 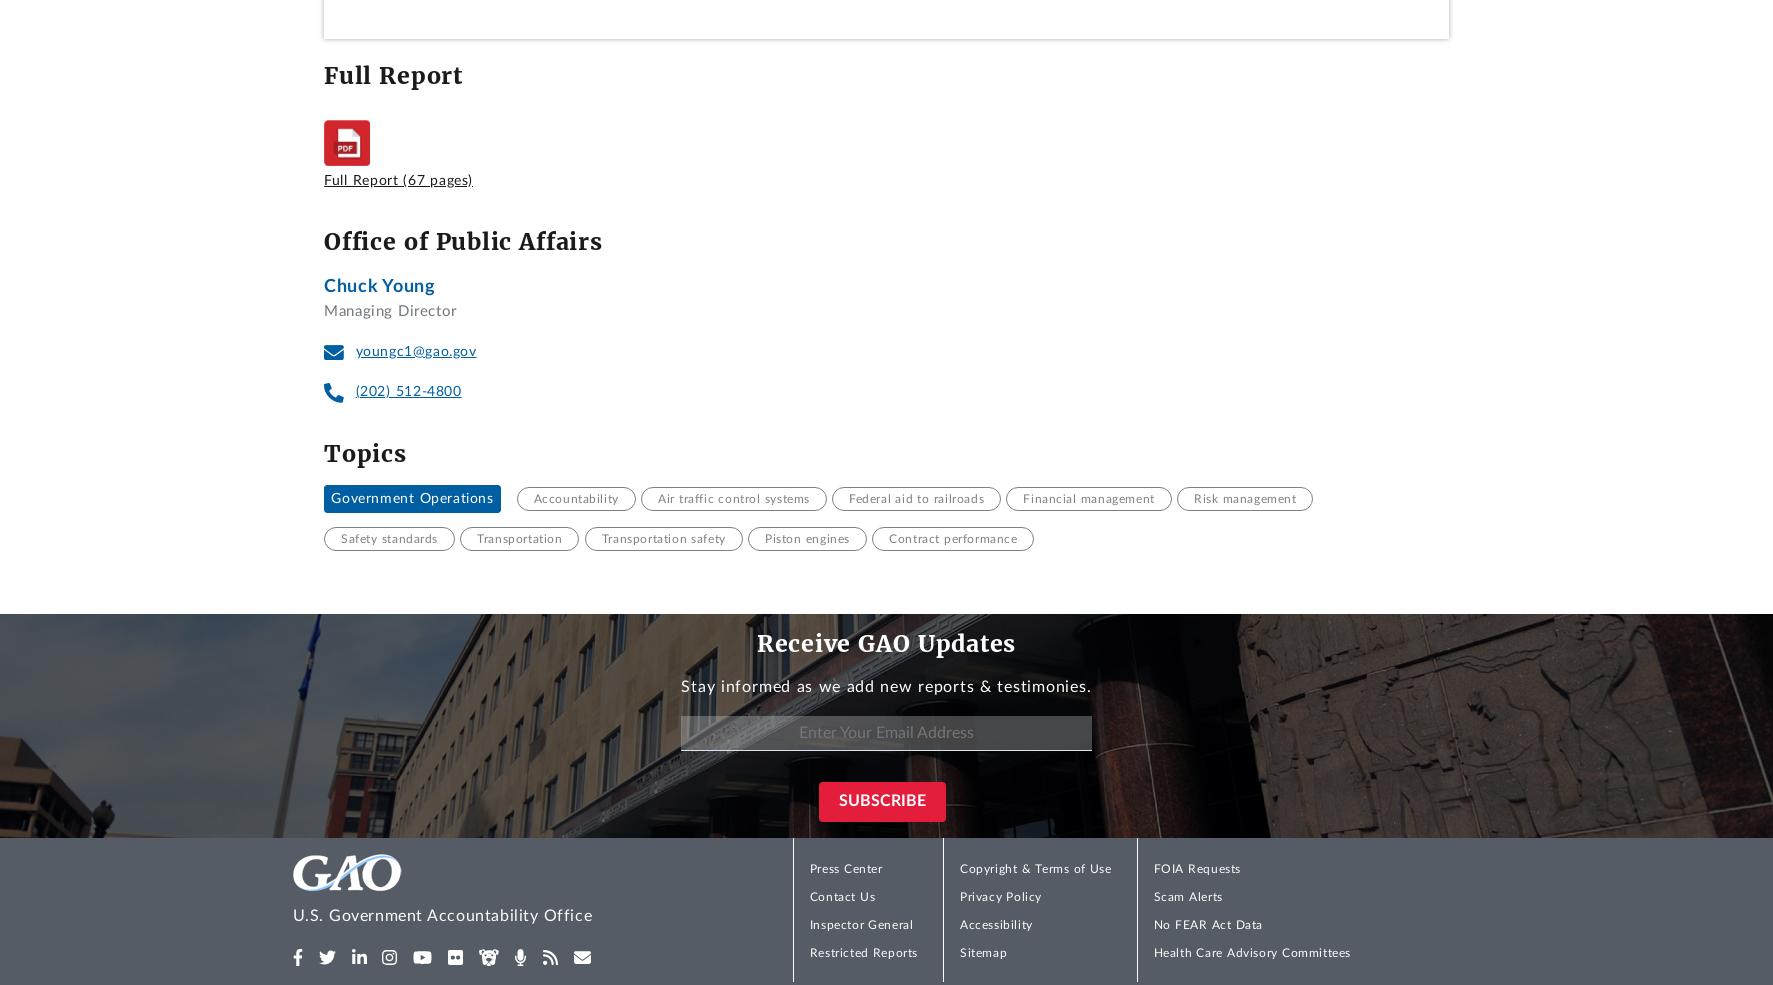 I want to click on 'Government Operations', so click(x=411, y=498).